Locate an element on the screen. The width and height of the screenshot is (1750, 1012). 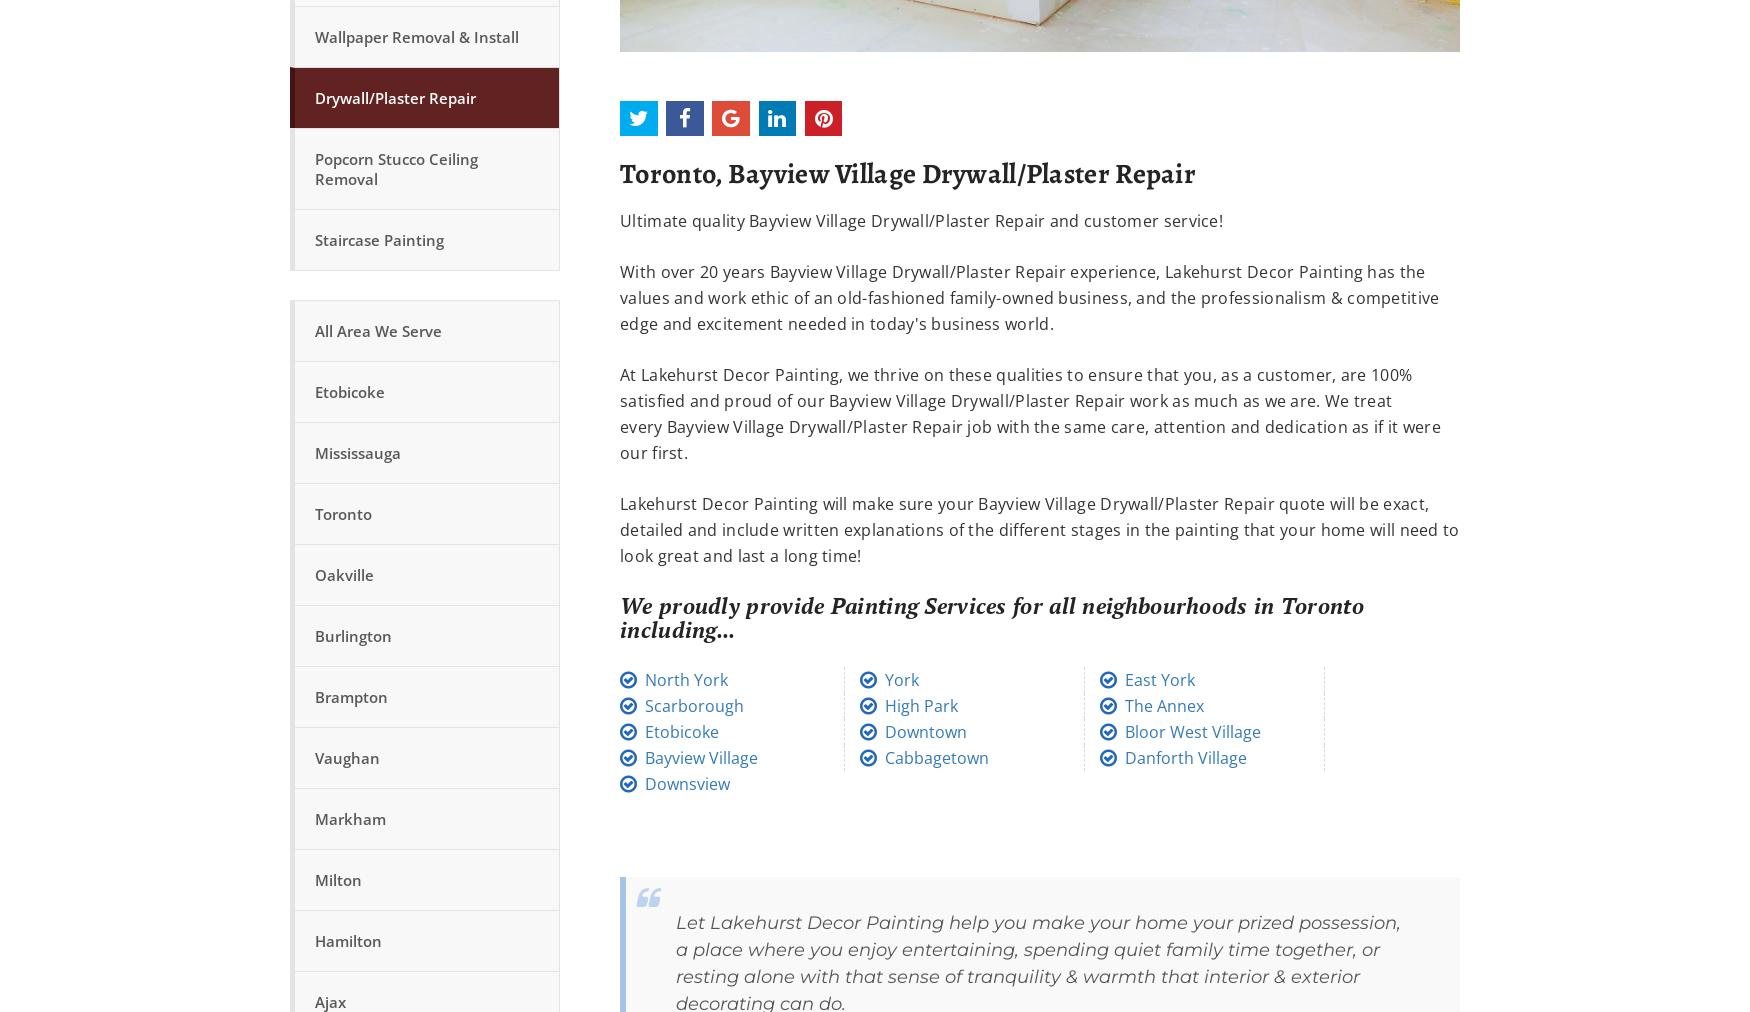
'Downsview' is located at coordinates (686, 782).